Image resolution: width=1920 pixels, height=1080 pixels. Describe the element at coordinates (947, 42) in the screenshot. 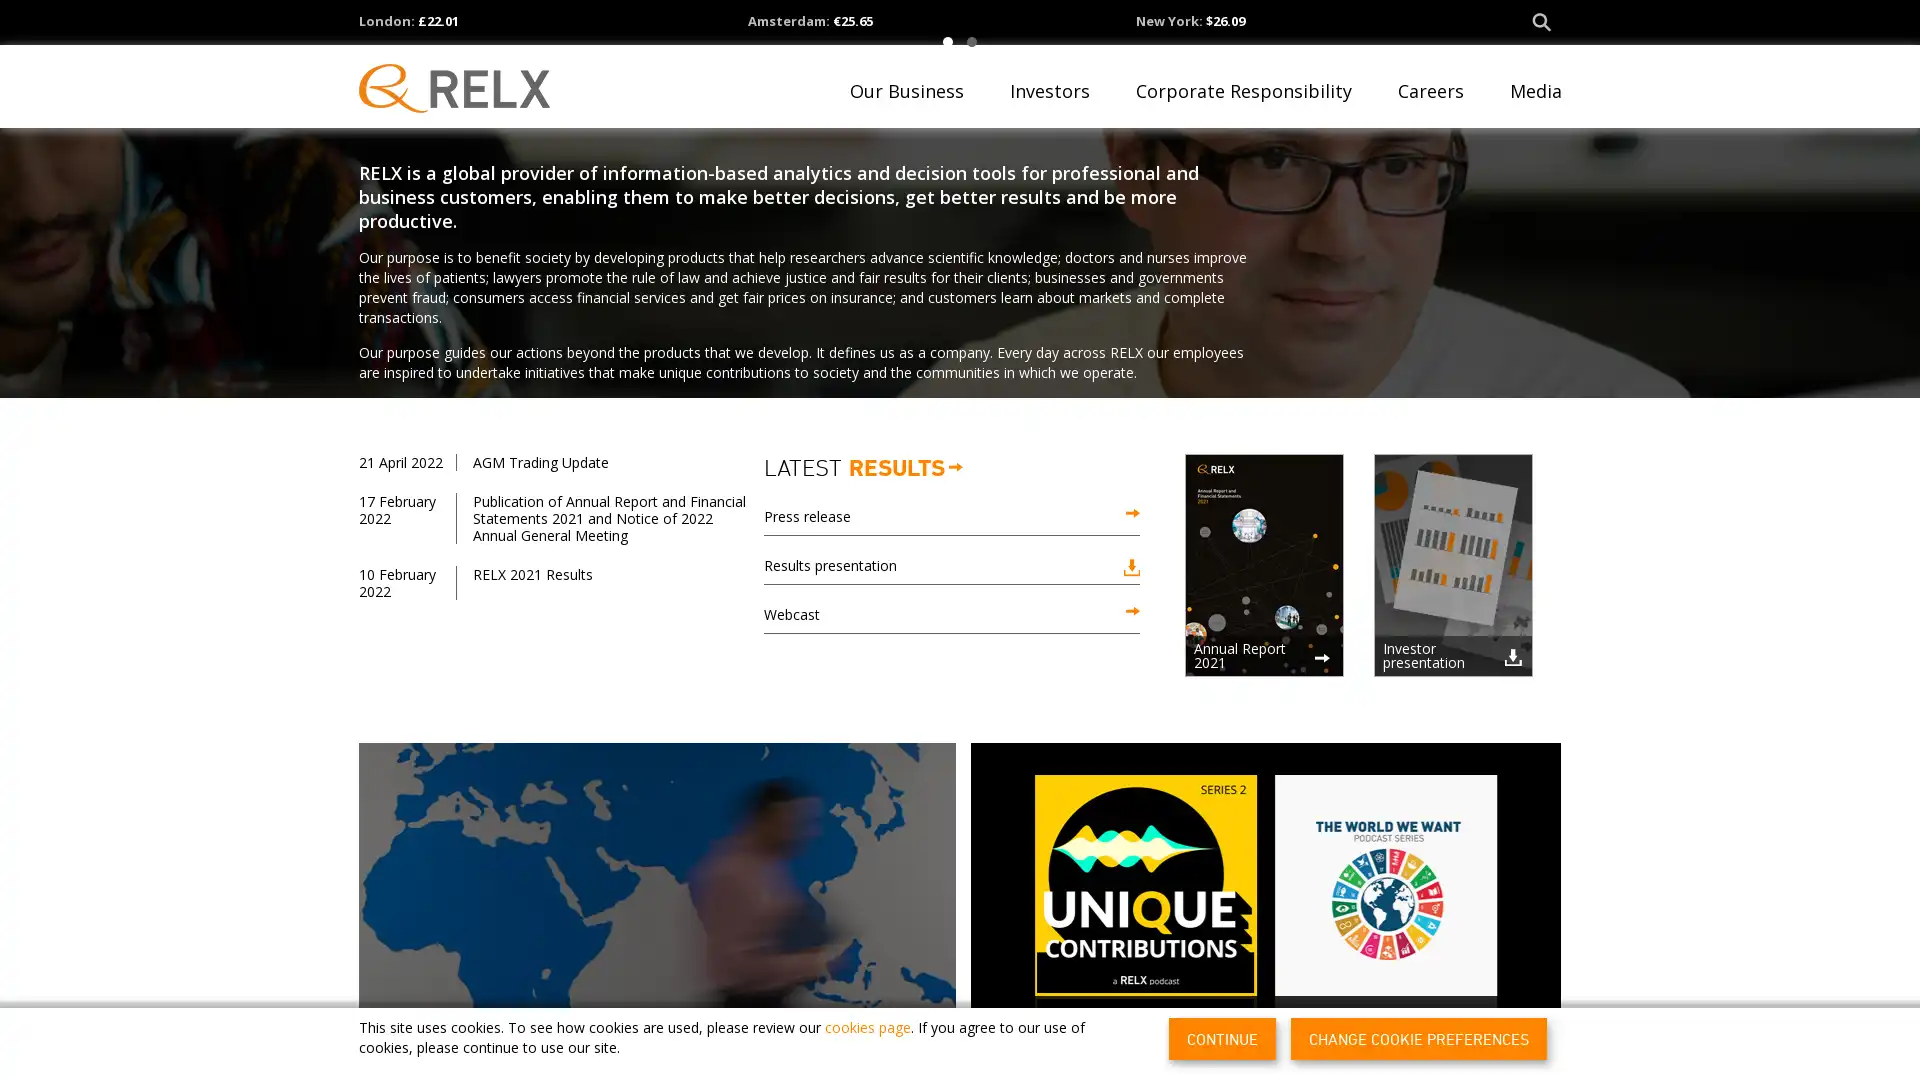

I see `1` at that location.